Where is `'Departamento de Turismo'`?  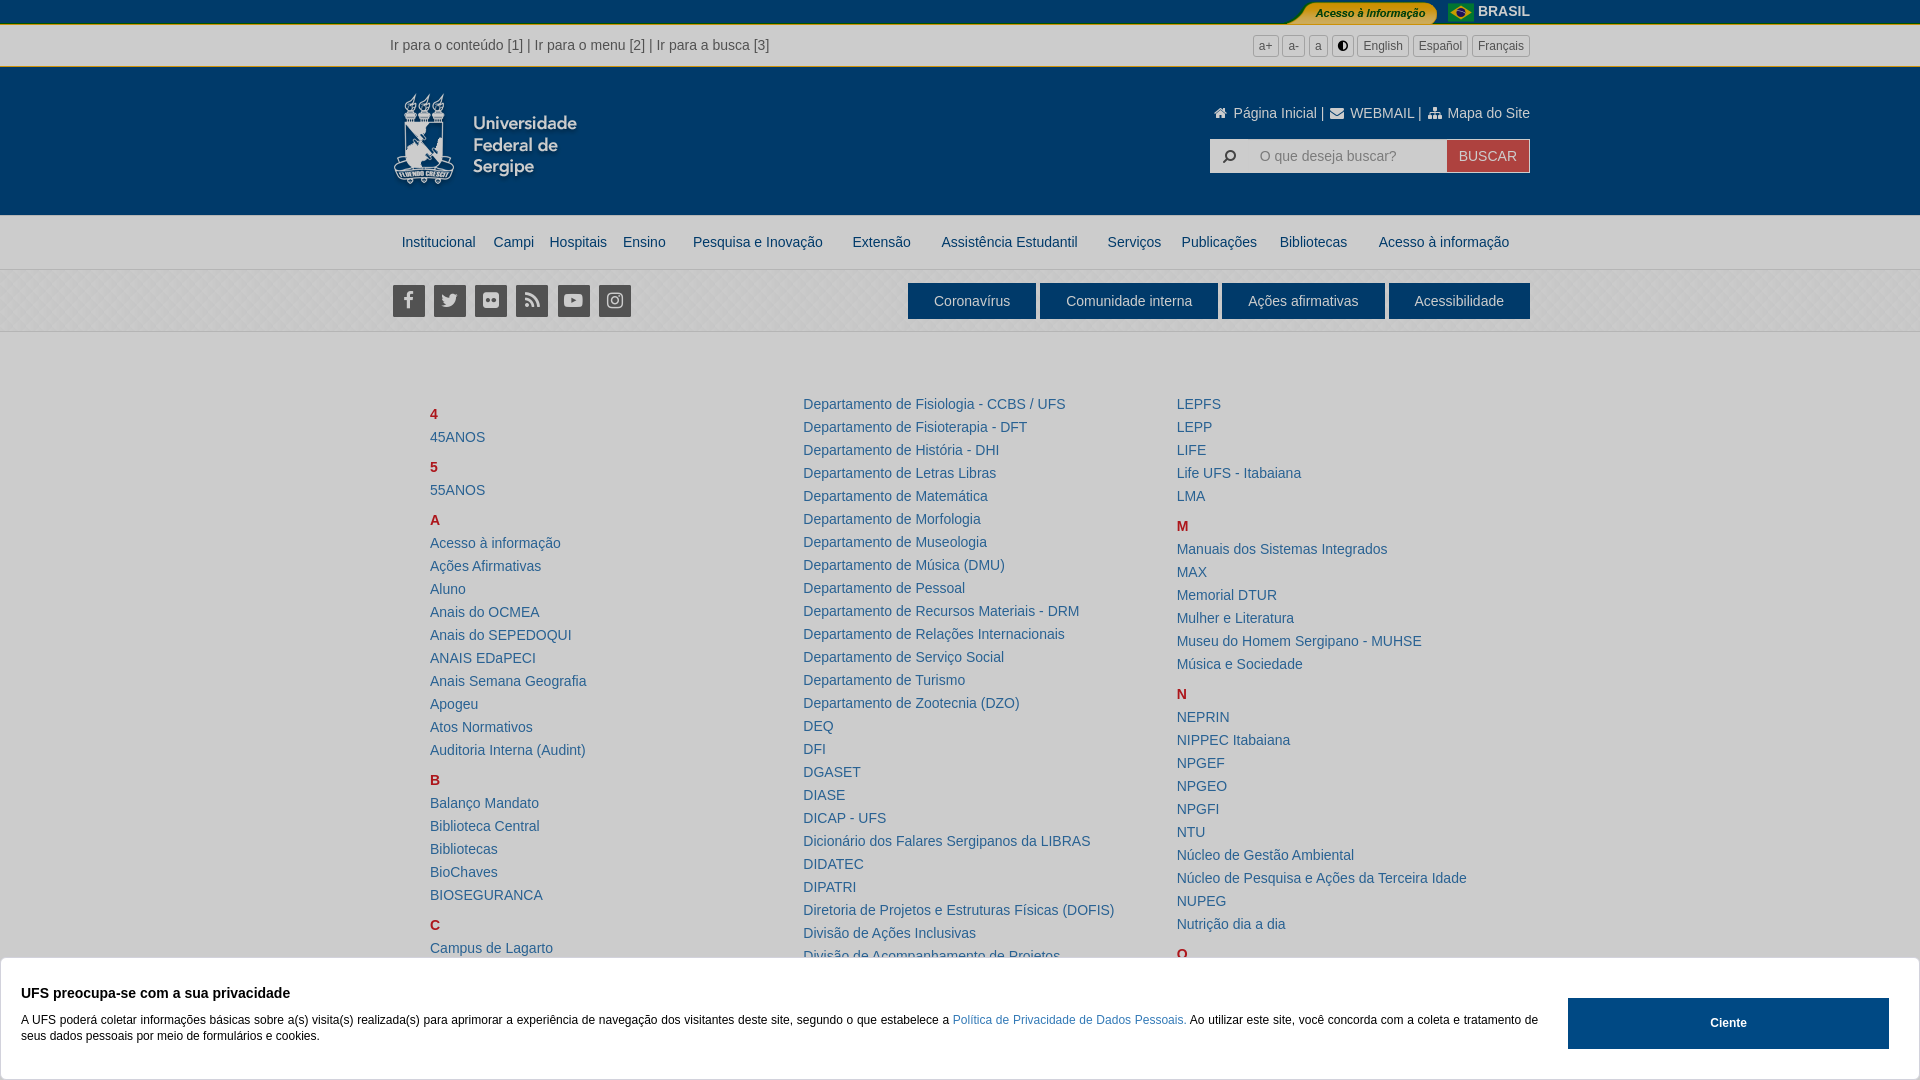
'Departamento de Turismo' is located at coordinates (882, 678).